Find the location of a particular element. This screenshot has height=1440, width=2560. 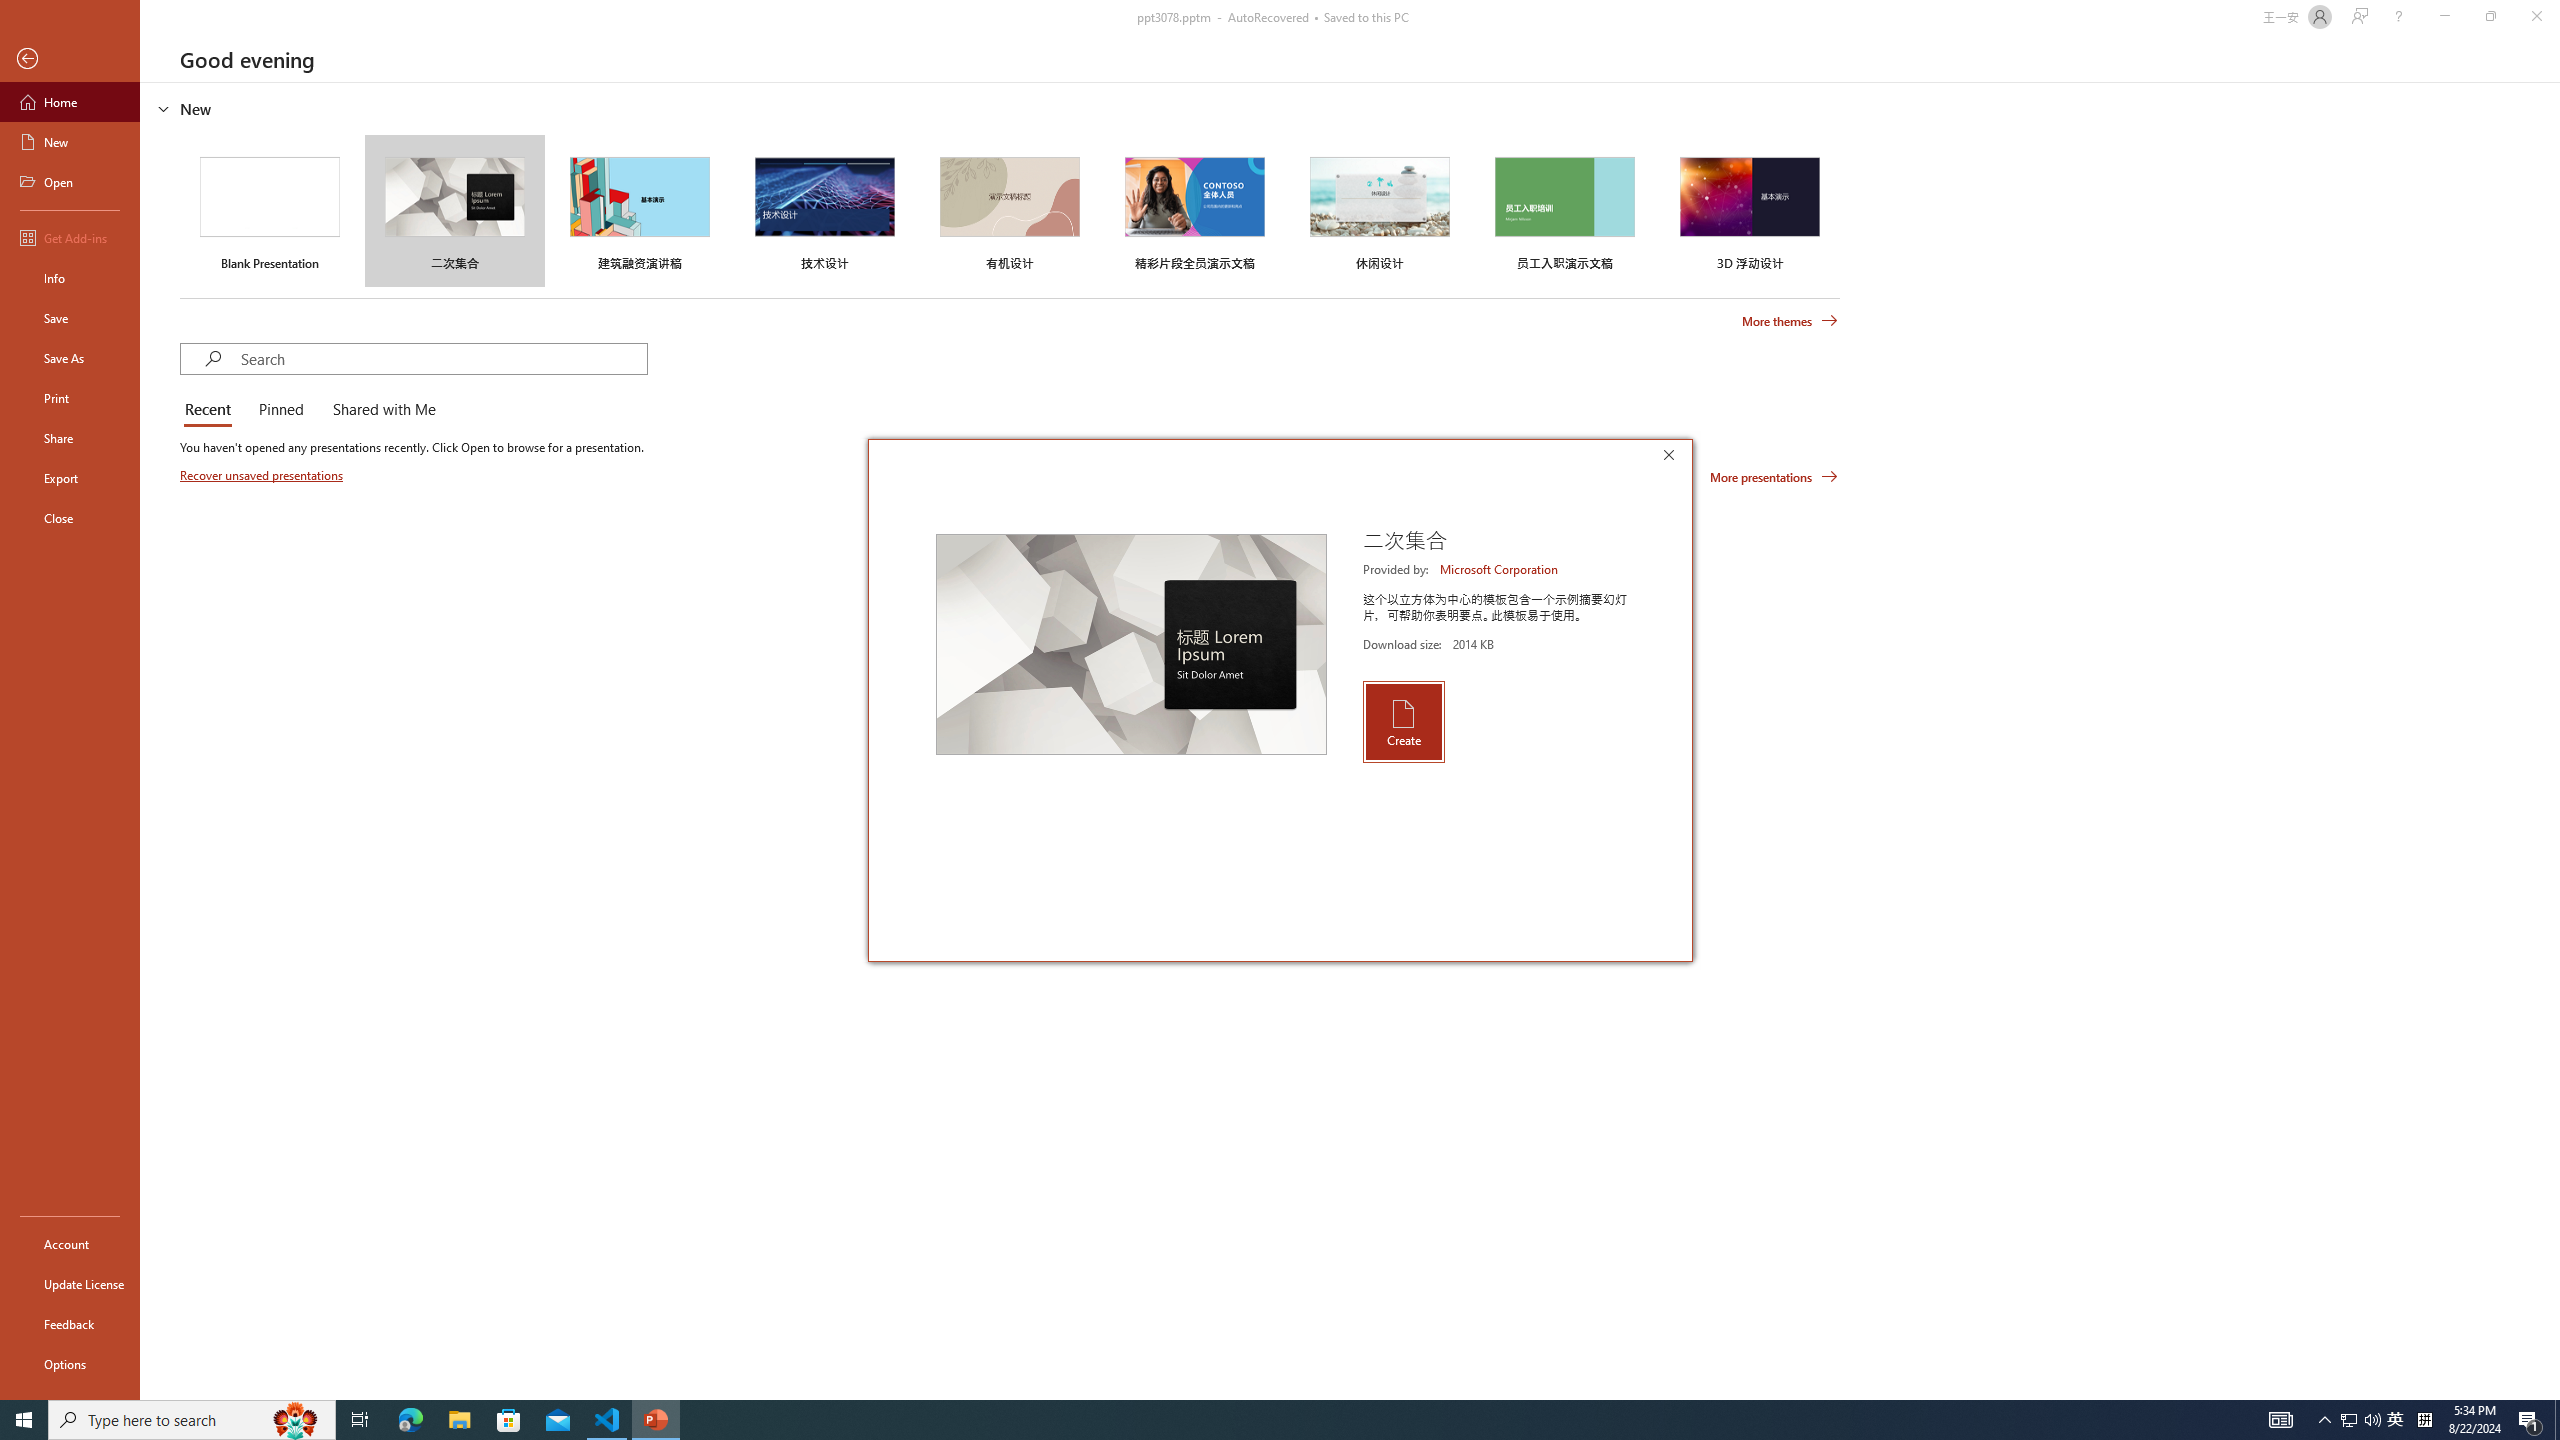

'Create' is located at coordinates (1402, 721).